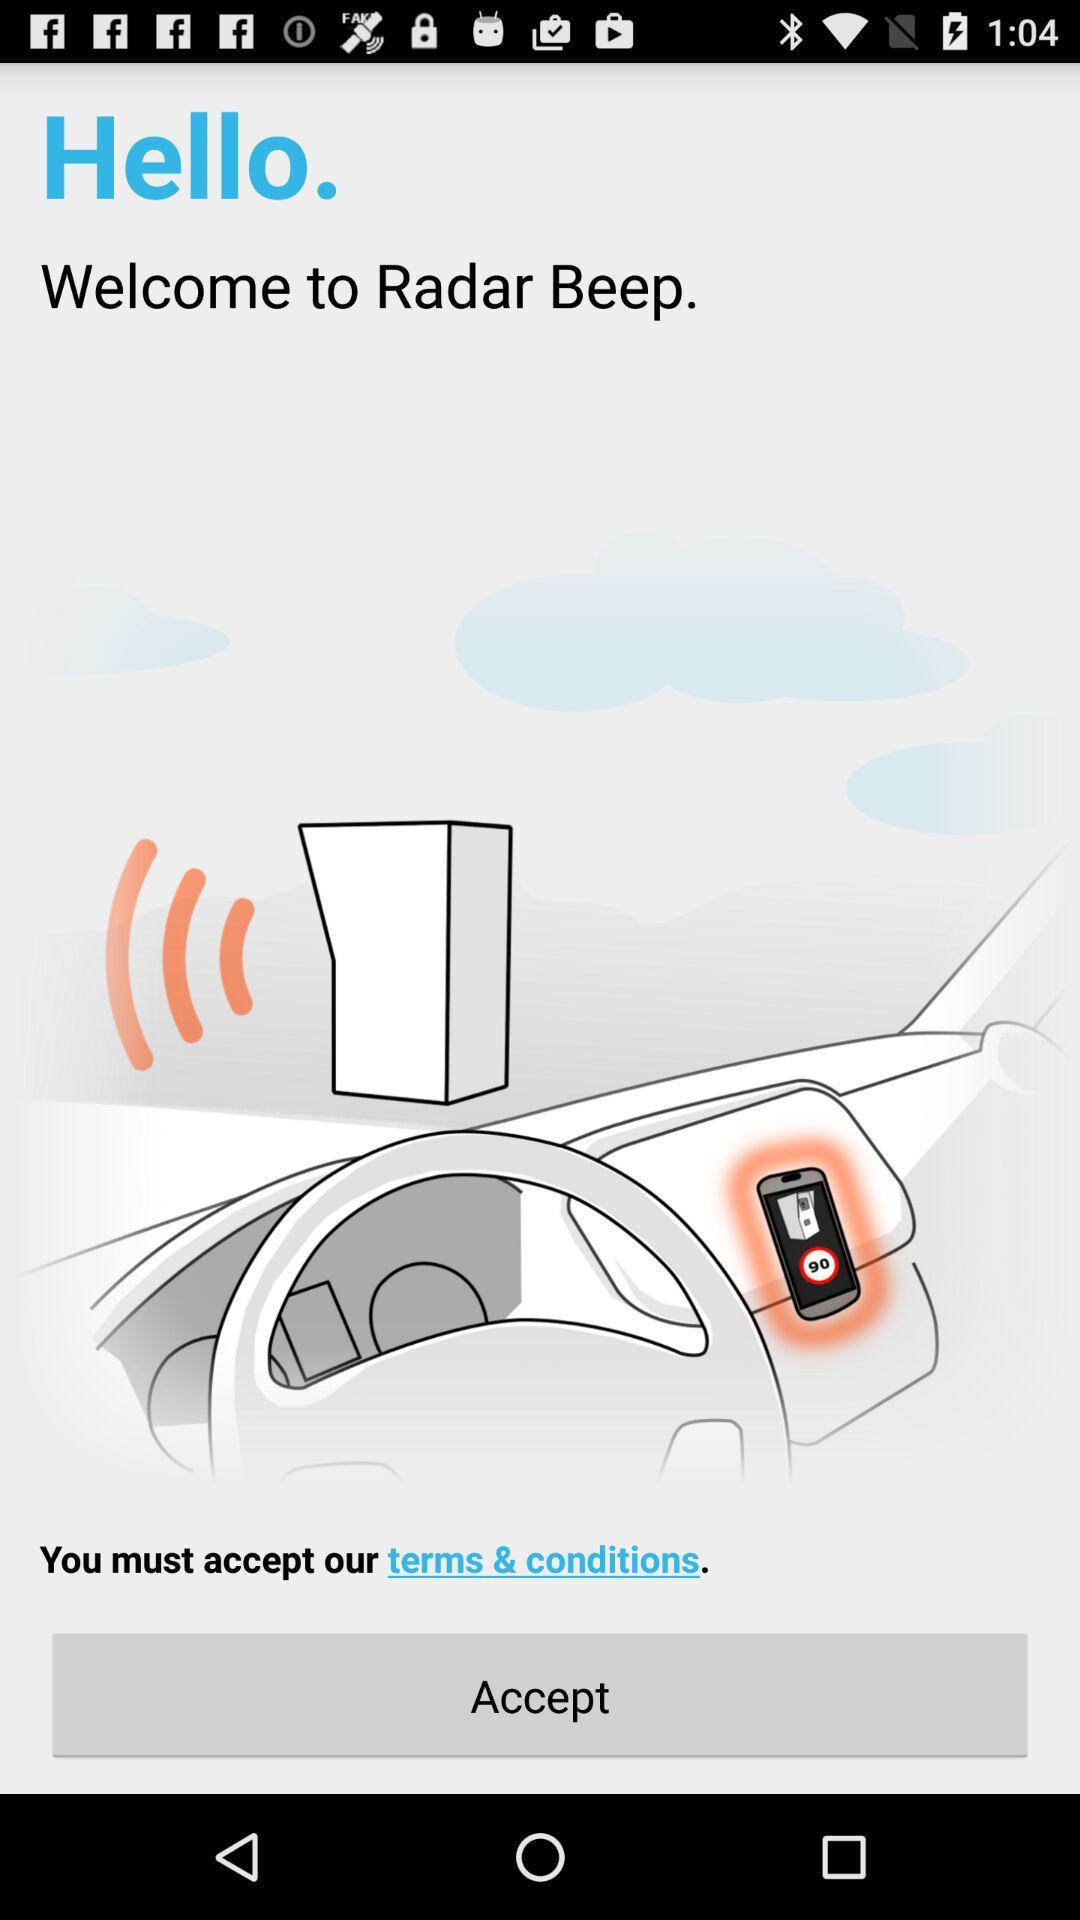  I want to click on the you must accept, so click(374, 1557).